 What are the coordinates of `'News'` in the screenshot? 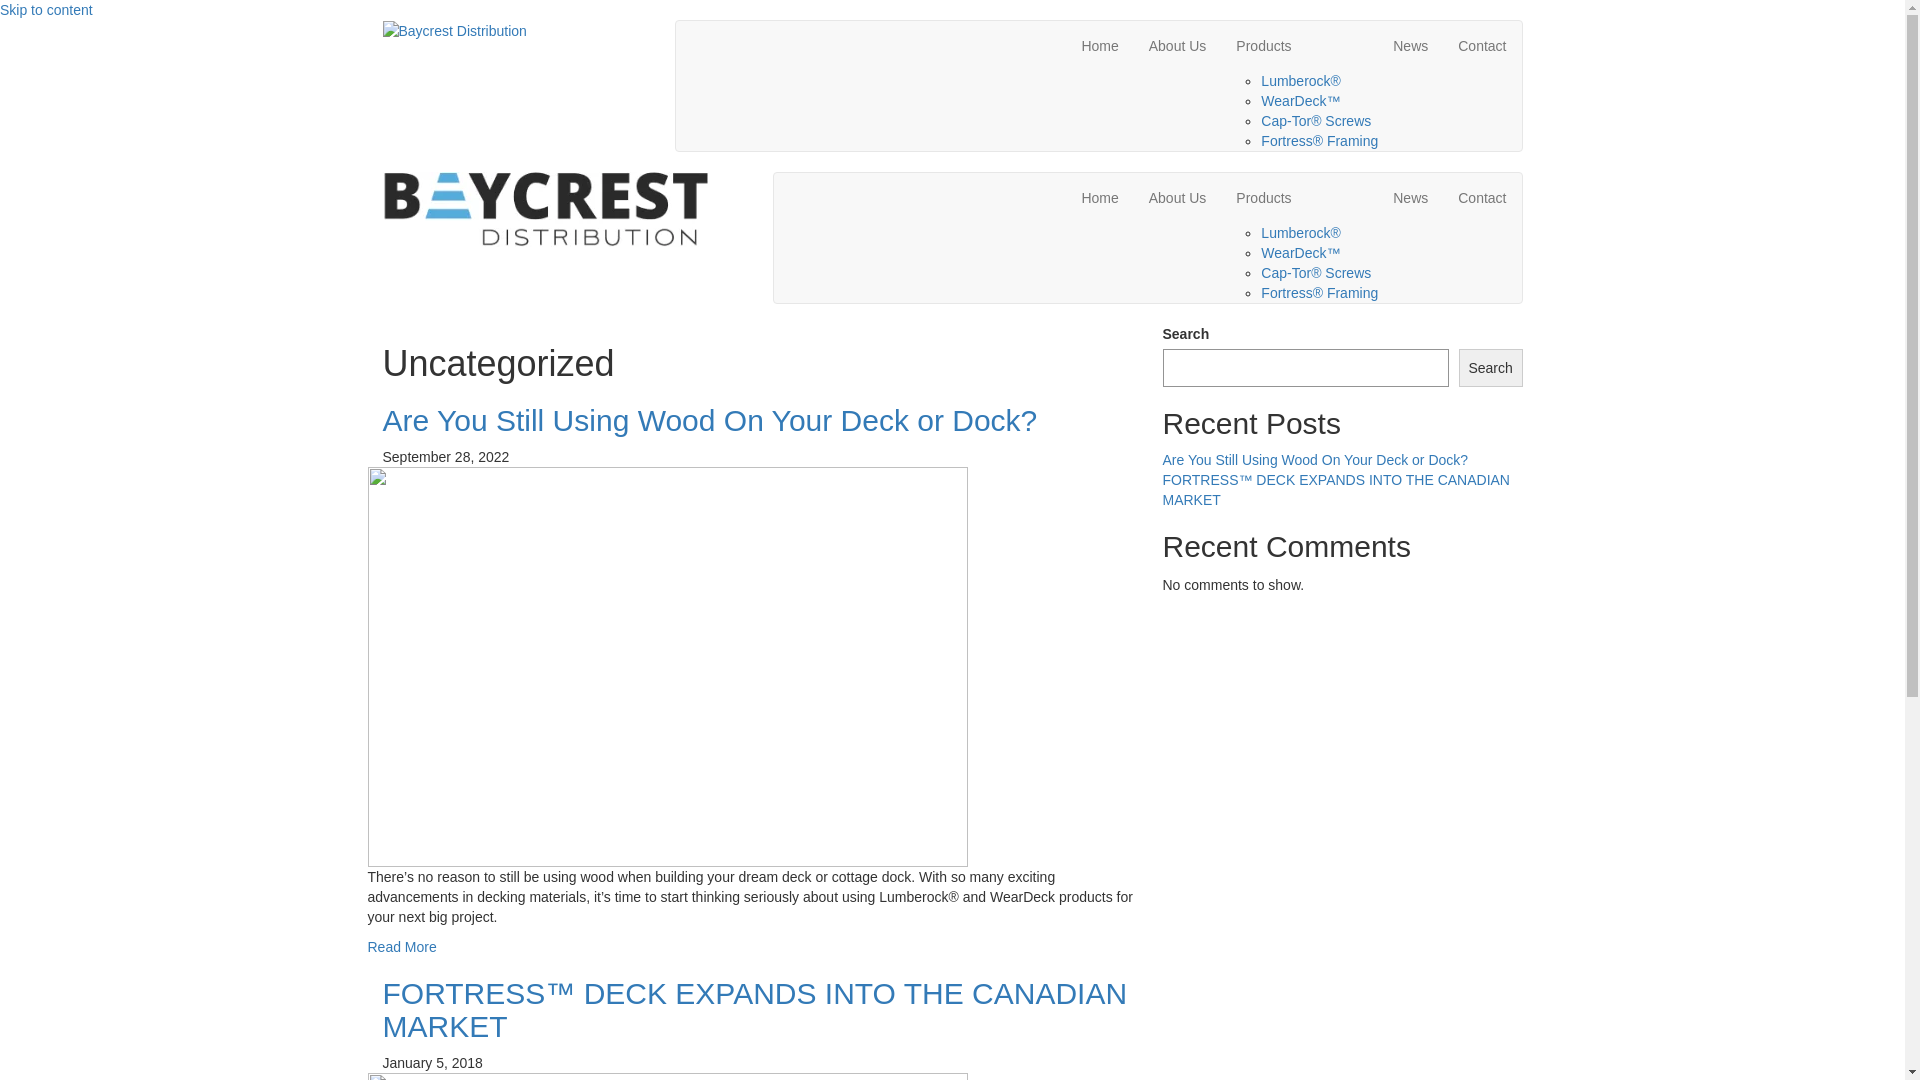 It's located at (1409, 45).